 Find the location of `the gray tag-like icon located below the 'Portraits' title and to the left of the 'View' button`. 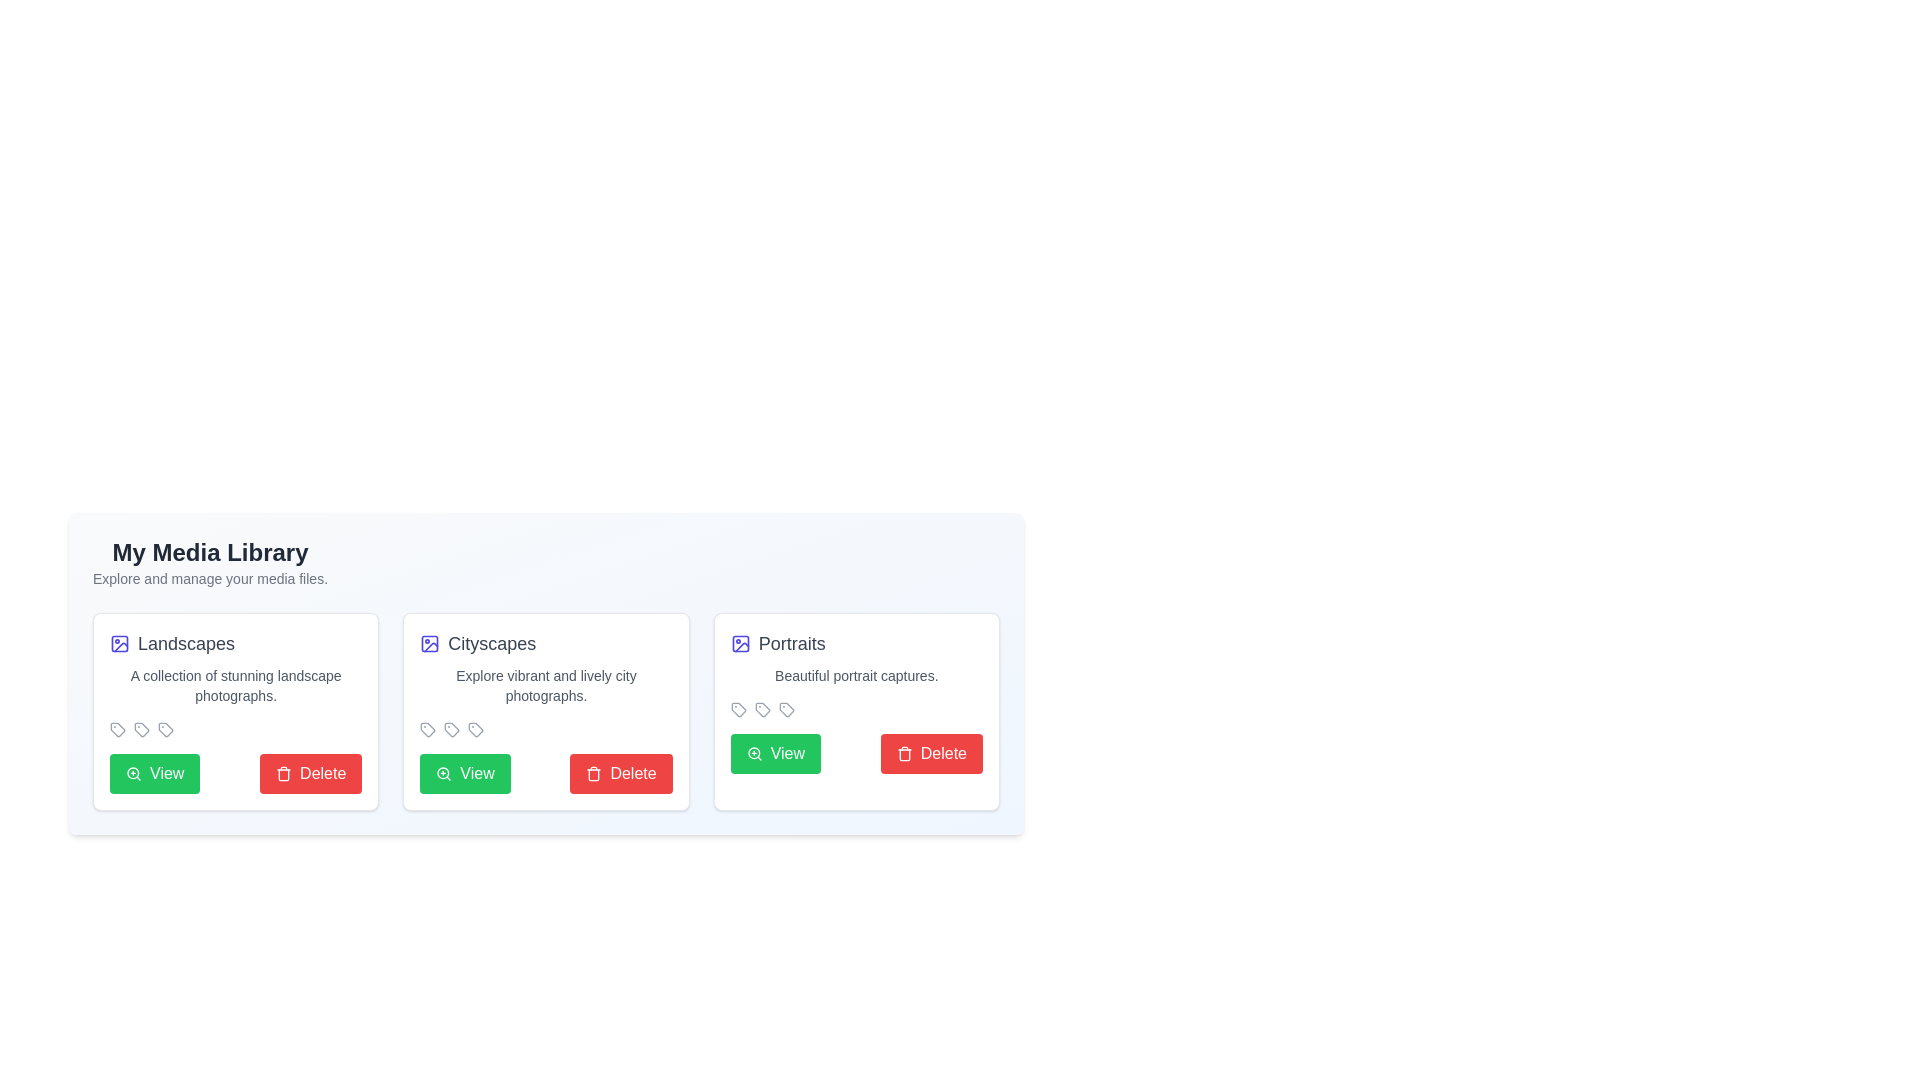

the gray tag-like icon located below the 'Portraits' title and to the left of the 'View' button is located at coordinates (761, 708).